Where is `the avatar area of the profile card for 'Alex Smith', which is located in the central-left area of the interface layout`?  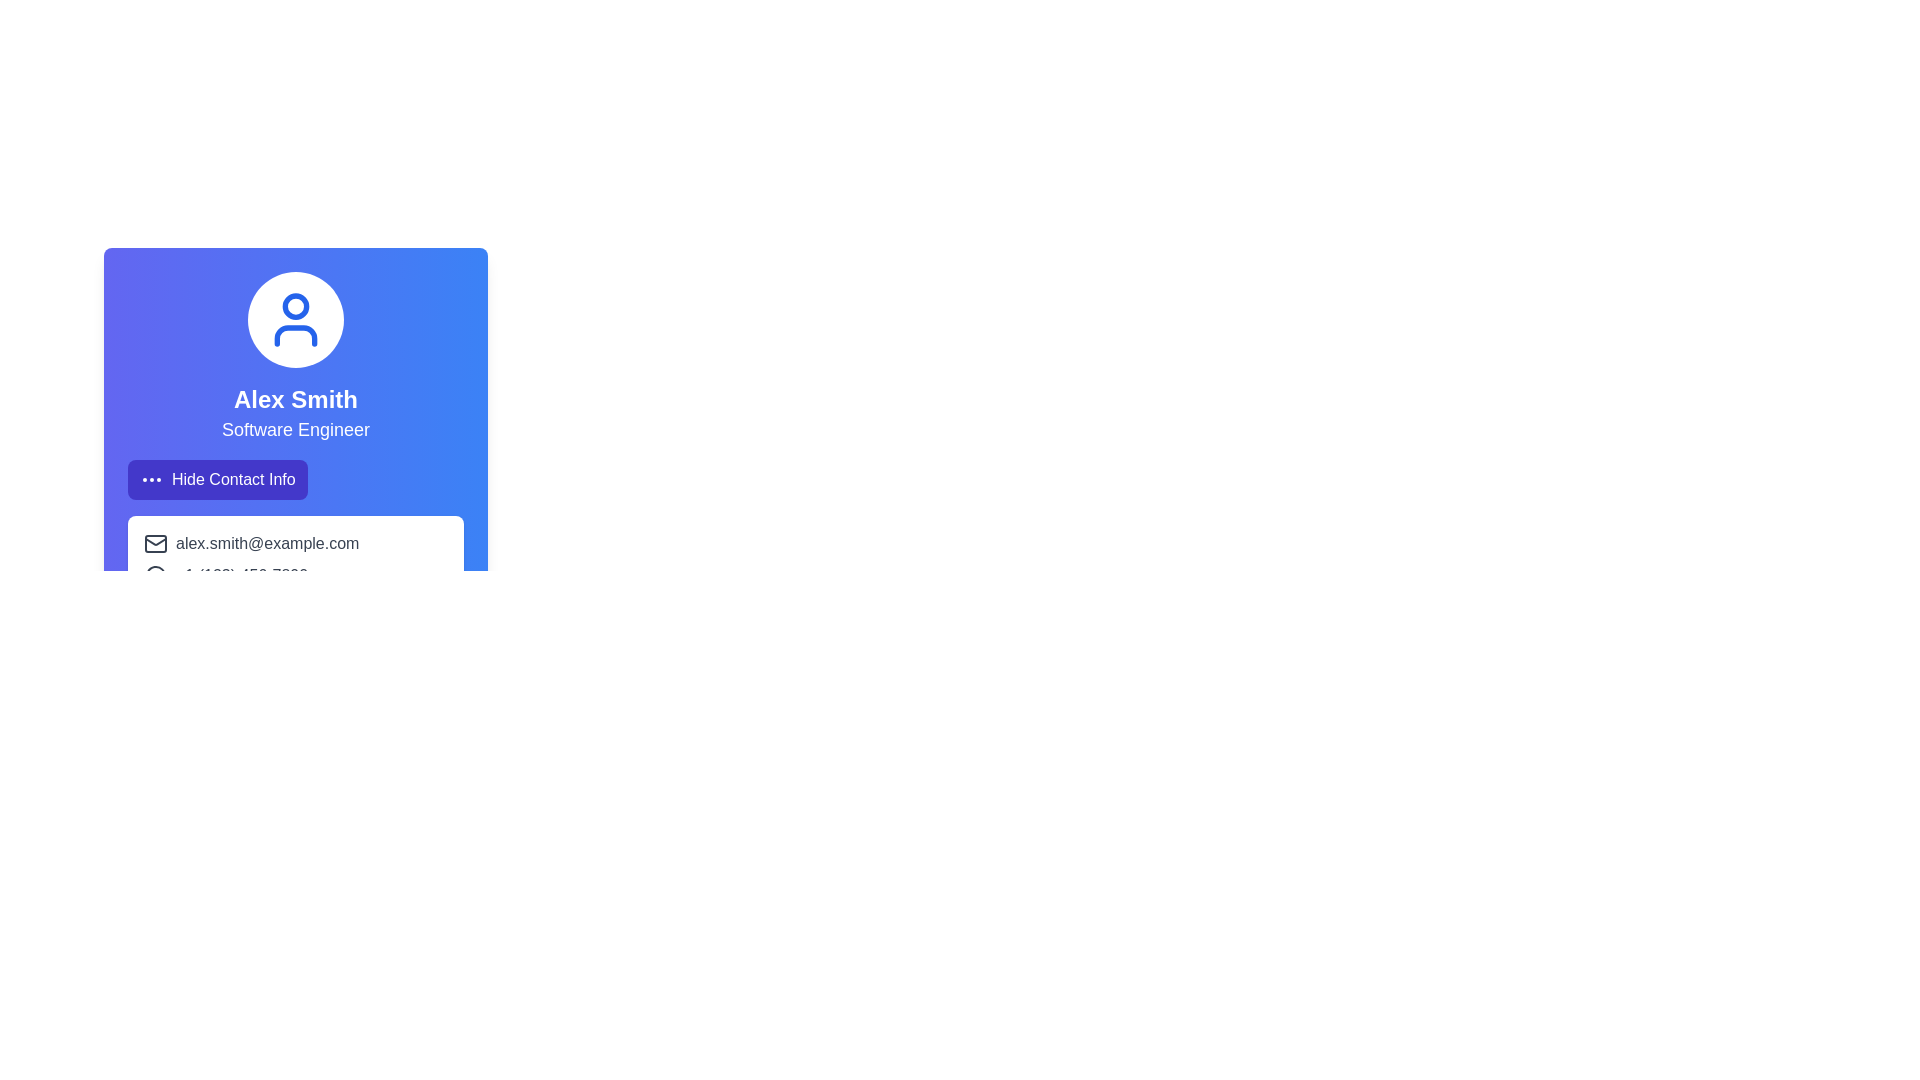 the avatar area of the profile card for 'Alex Smith', which is located in the central-left area of the interface layout is located at coordinates (295, 437).